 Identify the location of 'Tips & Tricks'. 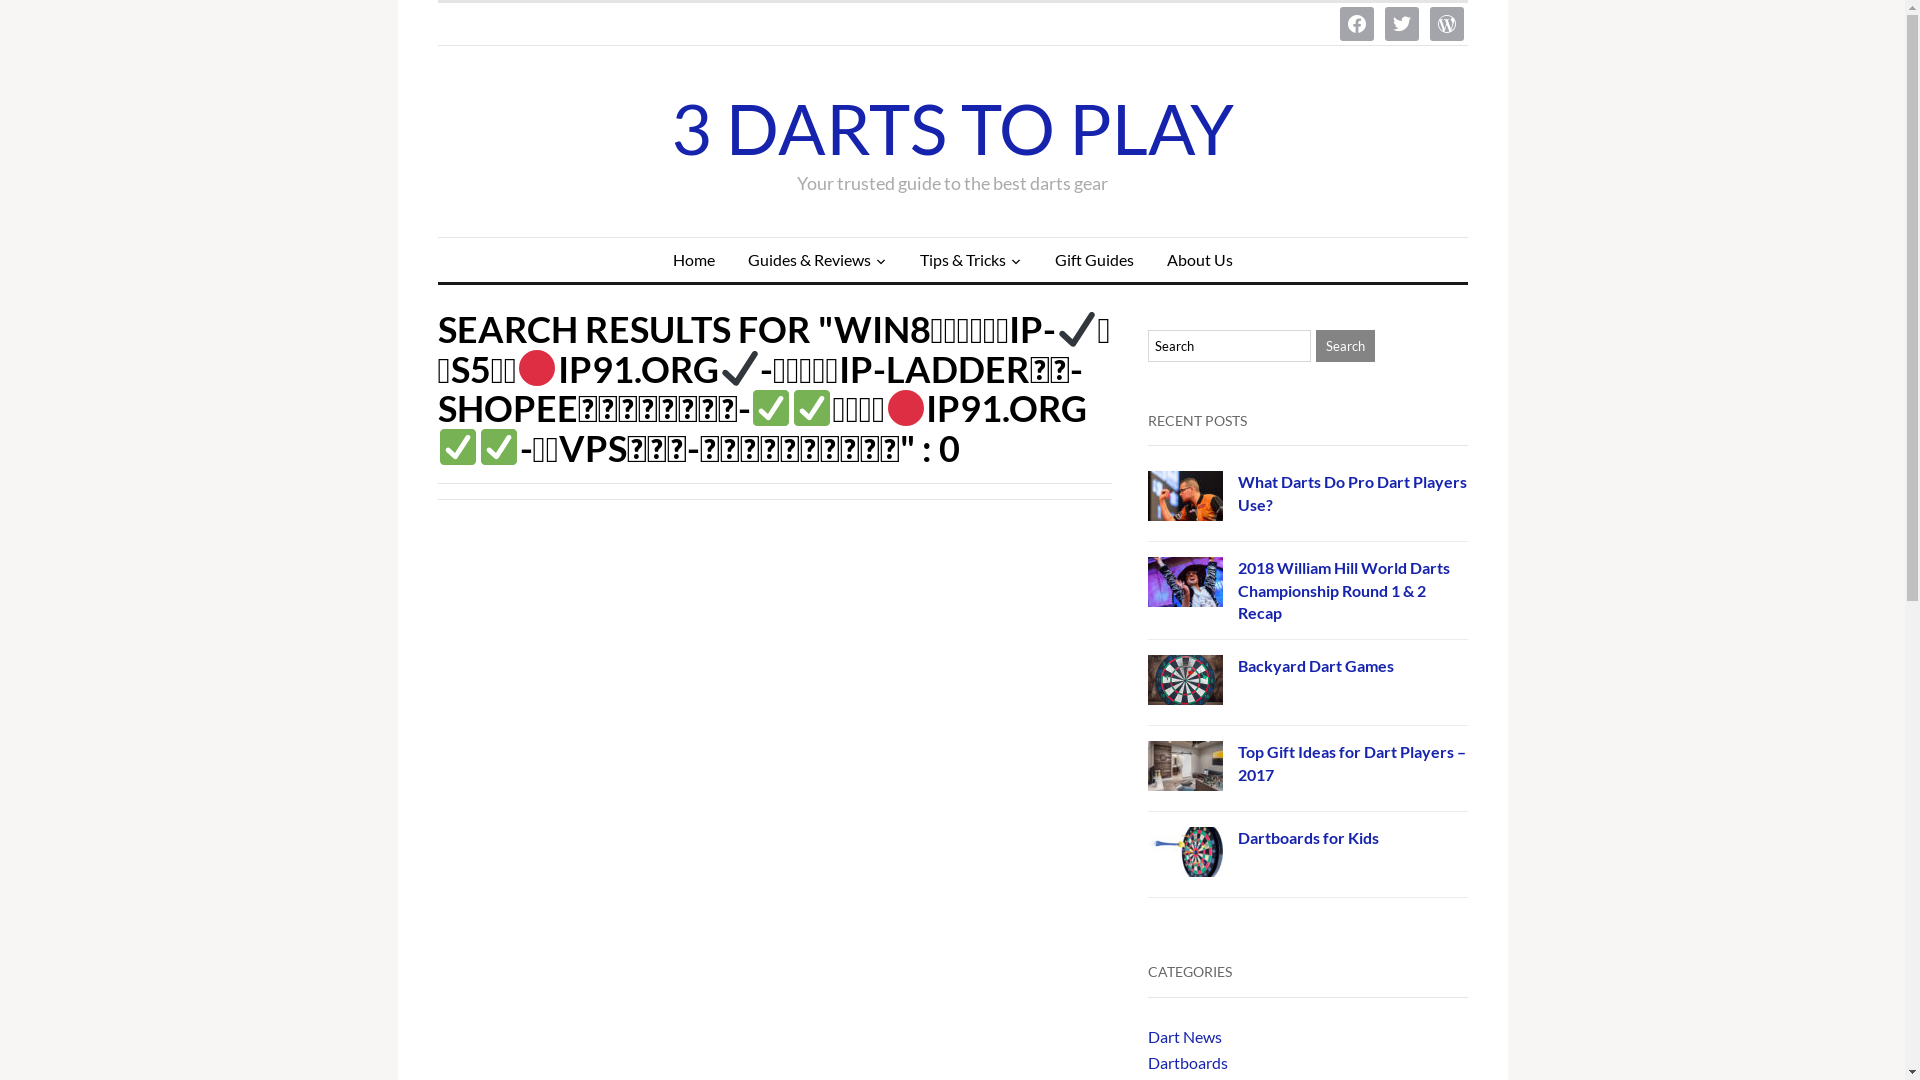
(969, 258).